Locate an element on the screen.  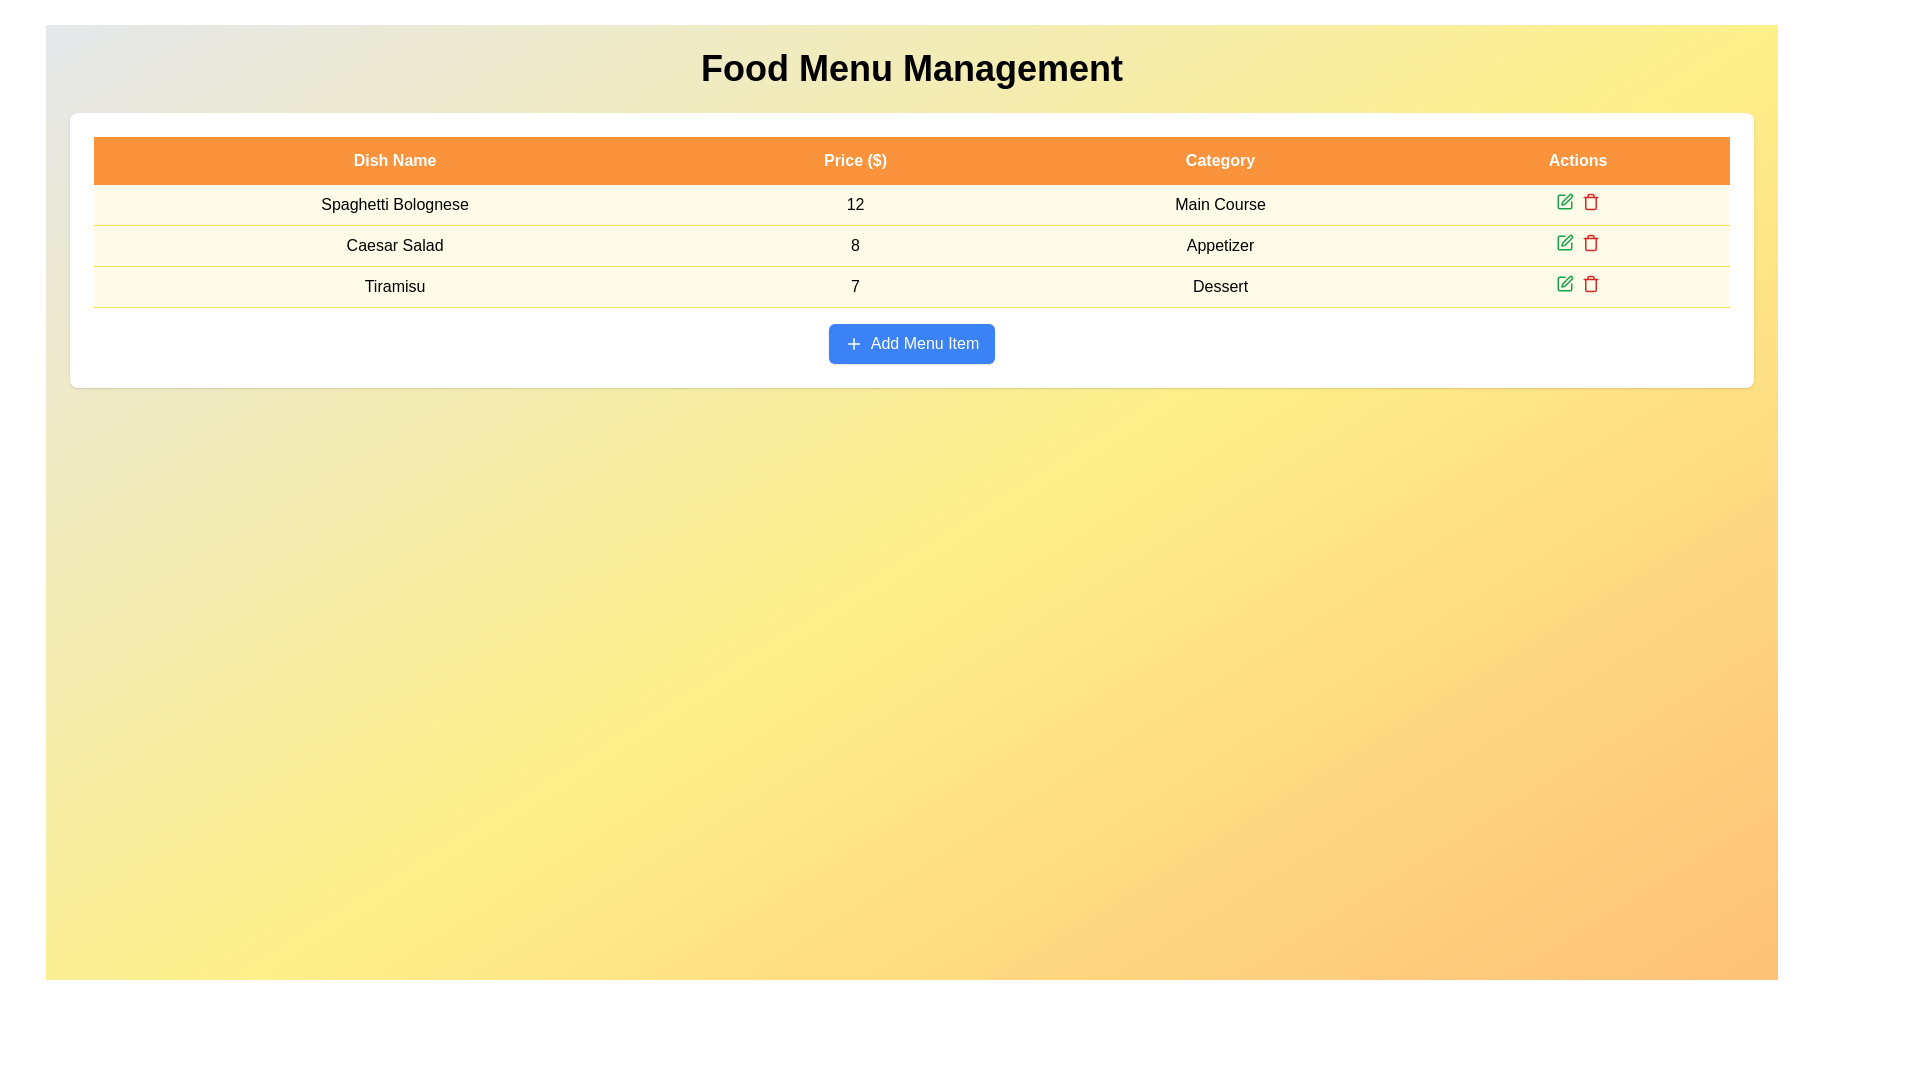
the 'Actions' table header cell, which is the fourth header in the row with an orange background and white text is located at coordinates (1577, 160).